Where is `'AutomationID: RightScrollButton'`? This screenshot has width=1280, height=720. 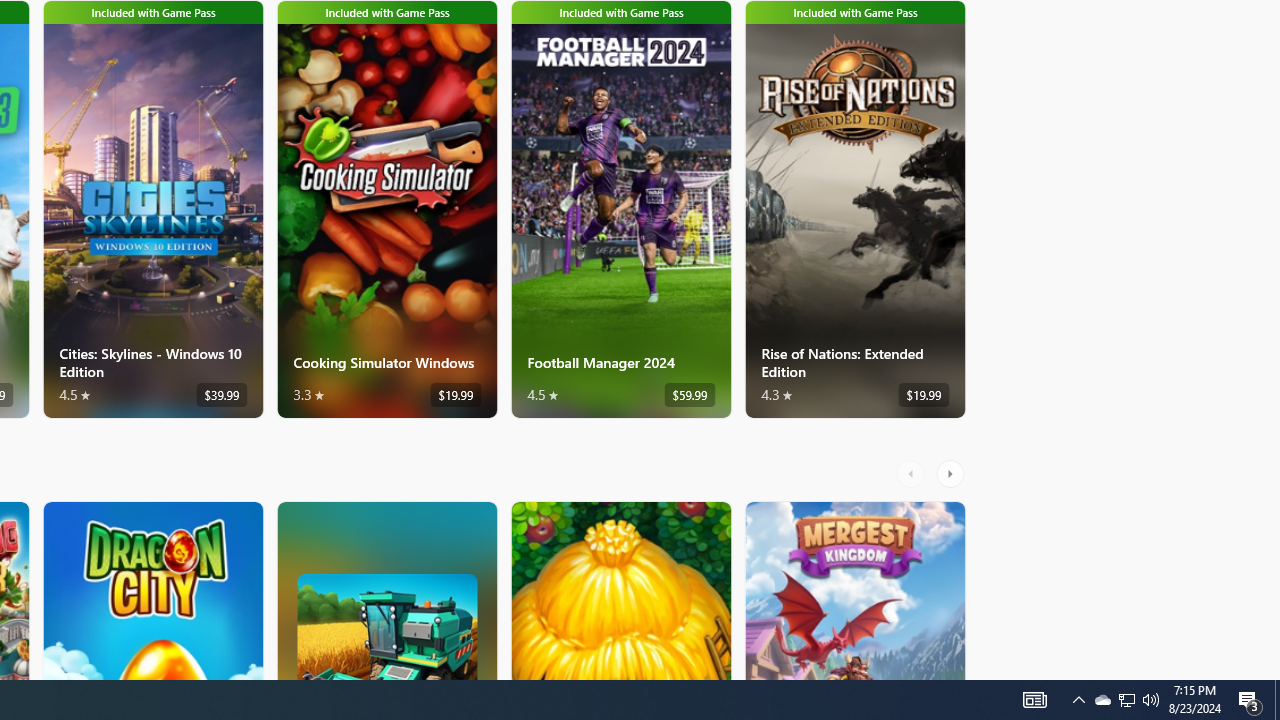 'AutomationID: RightScrollButton' is located at coordinates (951, 473).